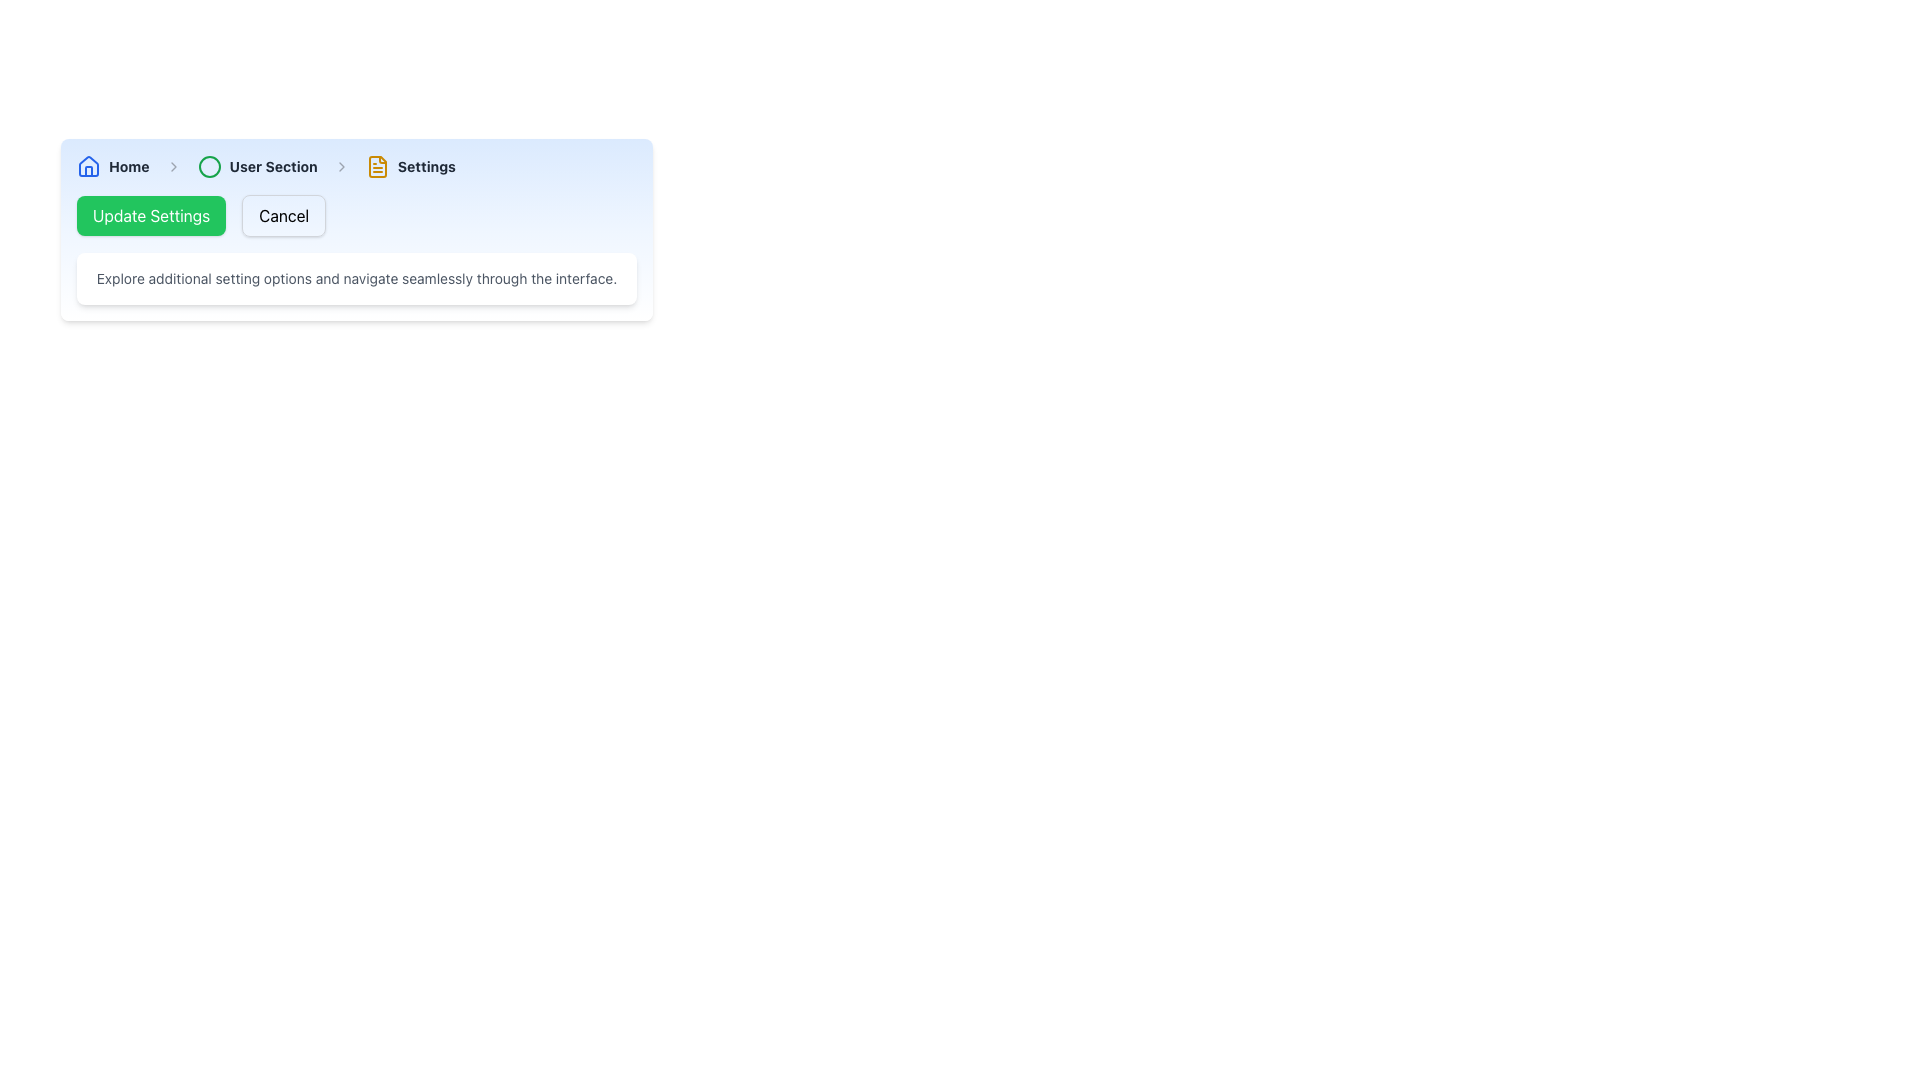 Image resolution: width=1920 pixels, height=1080 pixels. Describe the element at coordinates (150, 216) in the screenshot. I see `the green 'Update Settings' button with white text` at that location.